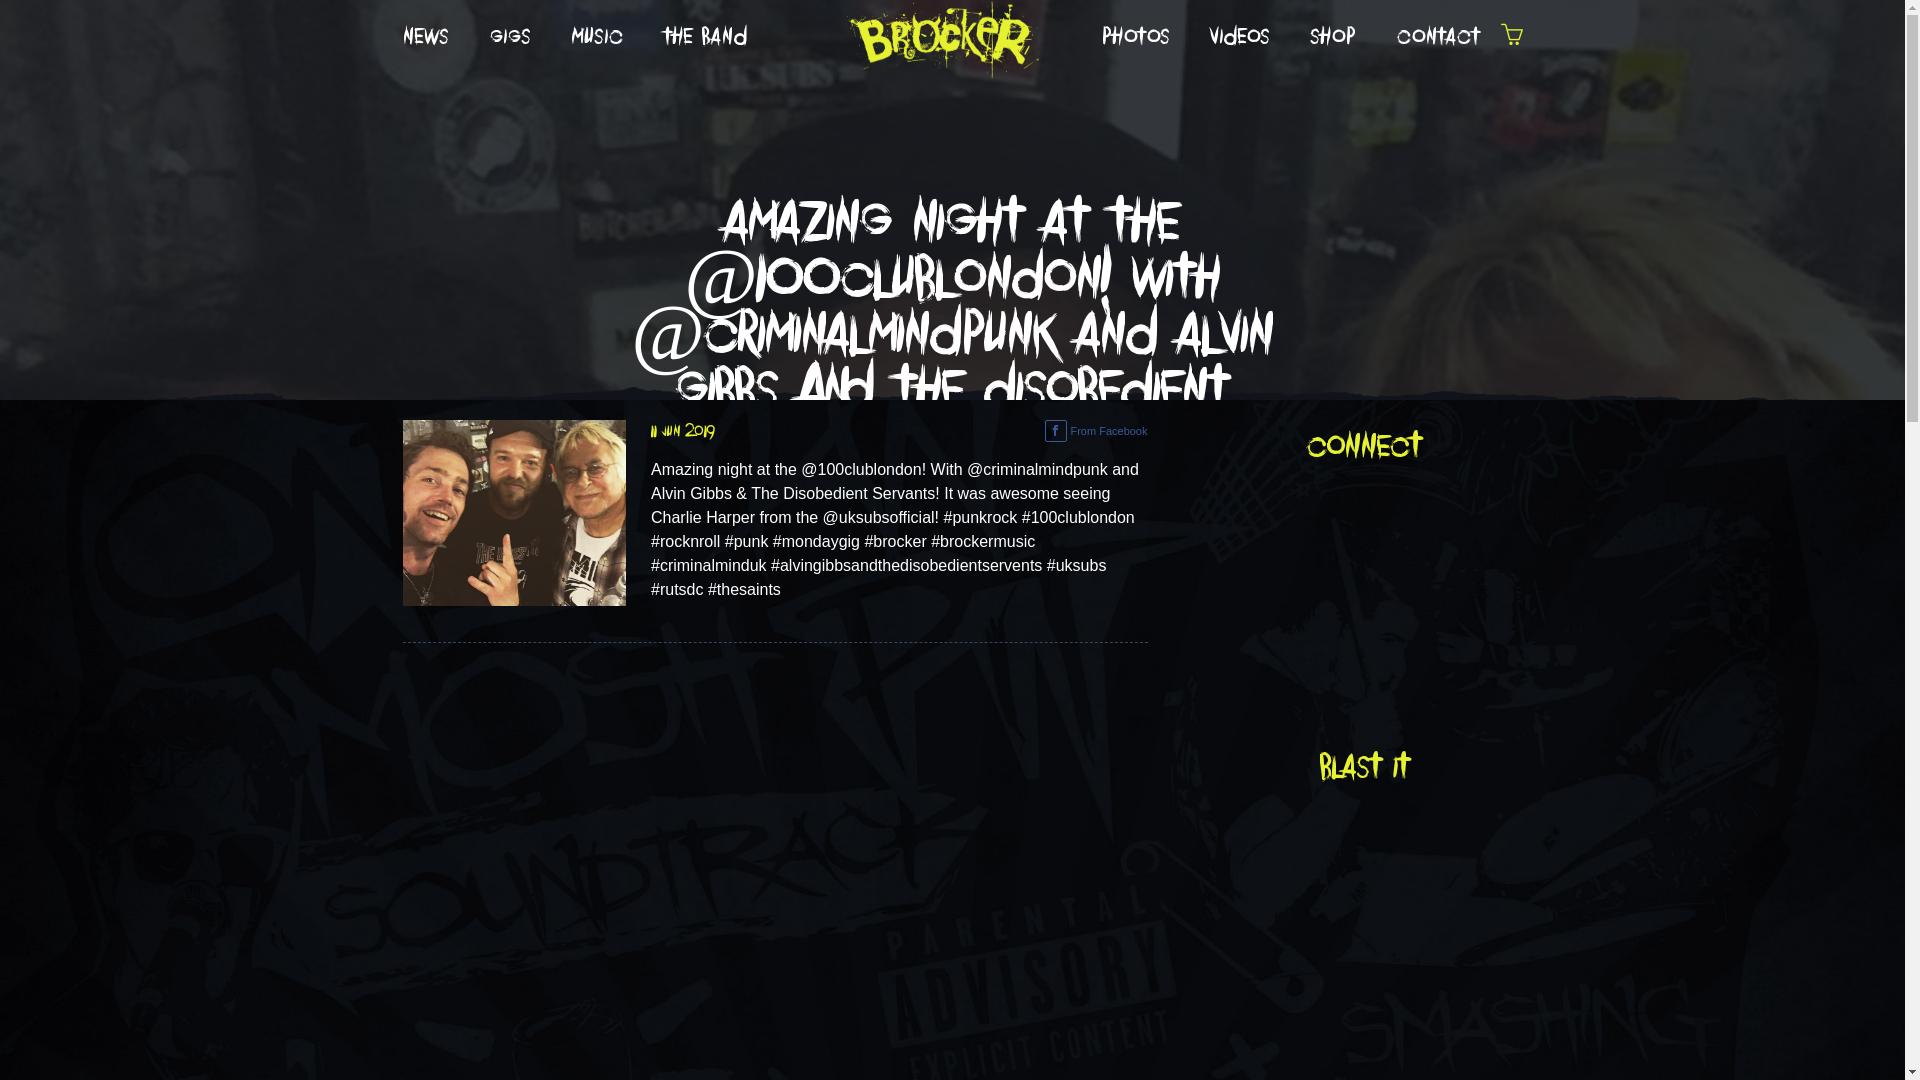 This screenshot has height=1080, width=1920. Describe the element at coordinates (469, 37) in the screenshot. I see `'gigs'` at that location.